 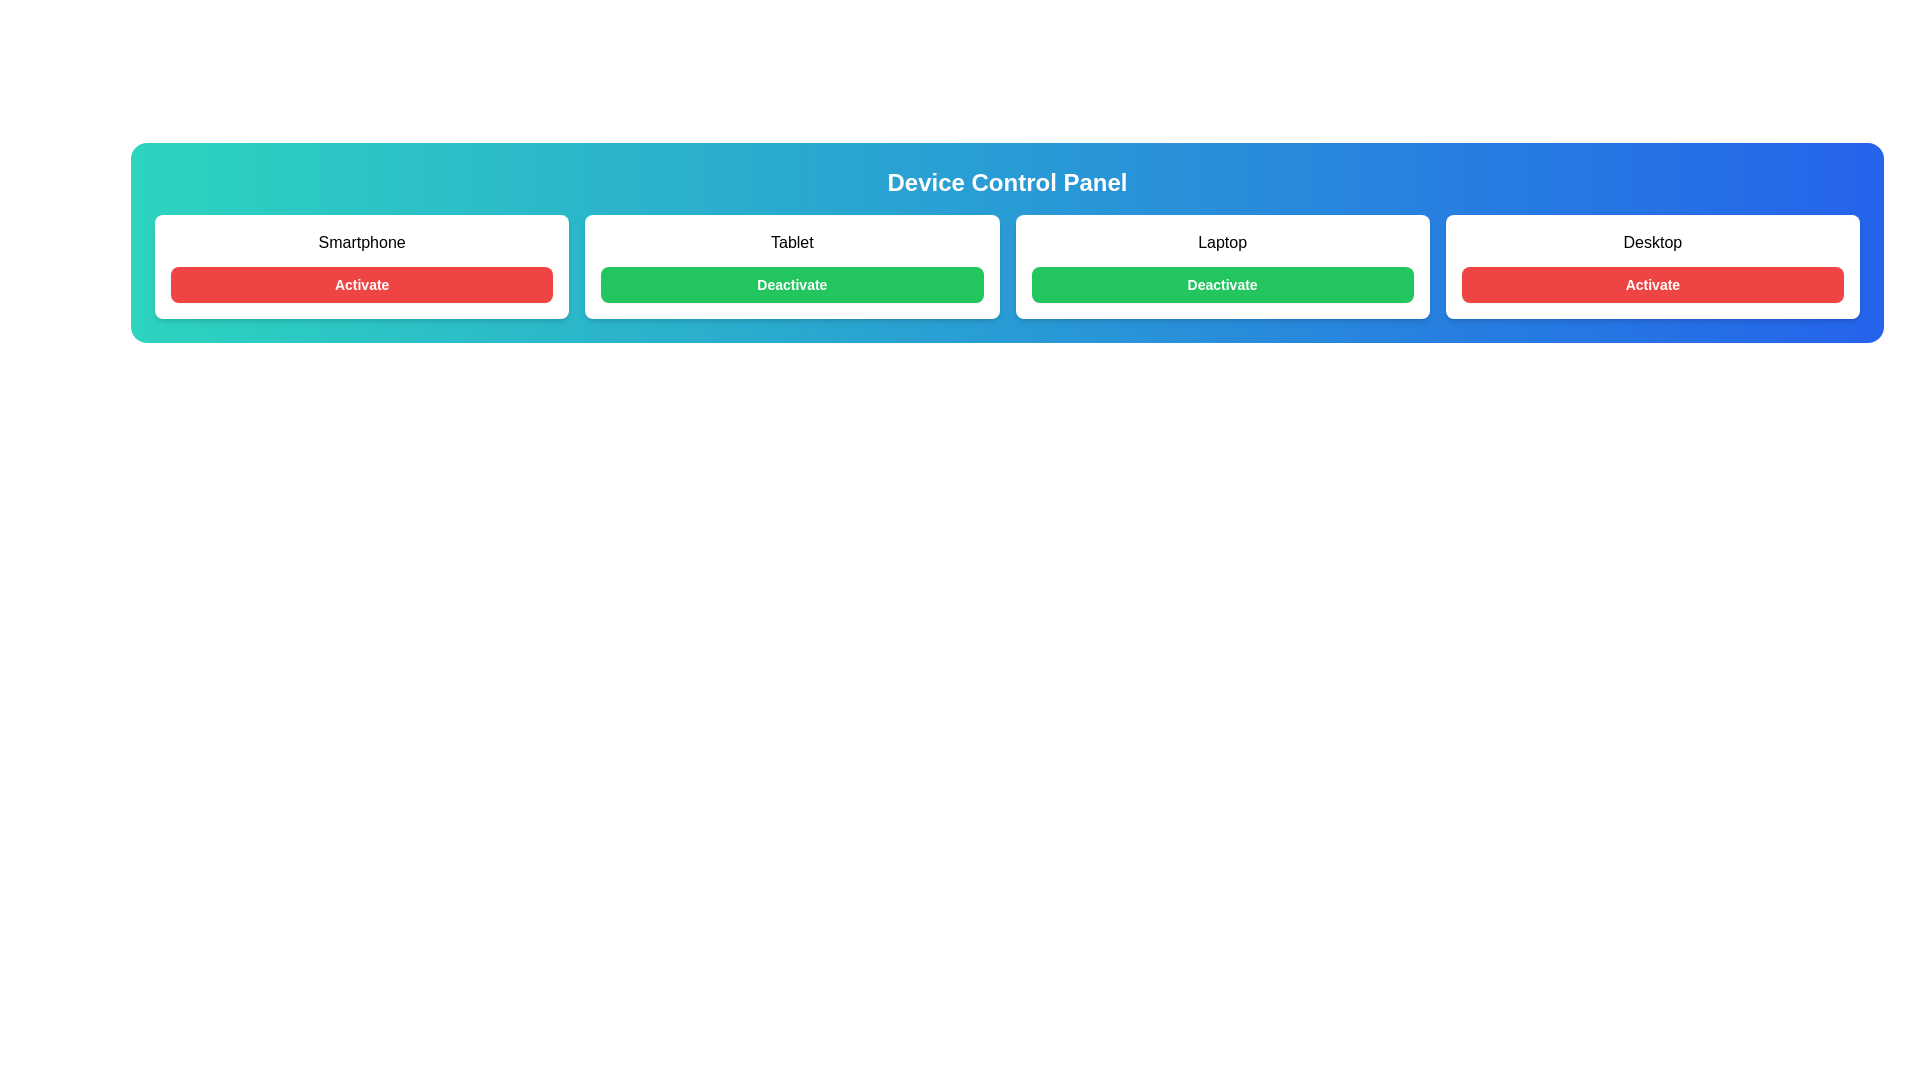 I want to click on the button for Smartphone to observe the hover effect, so click(x=361, y=285).